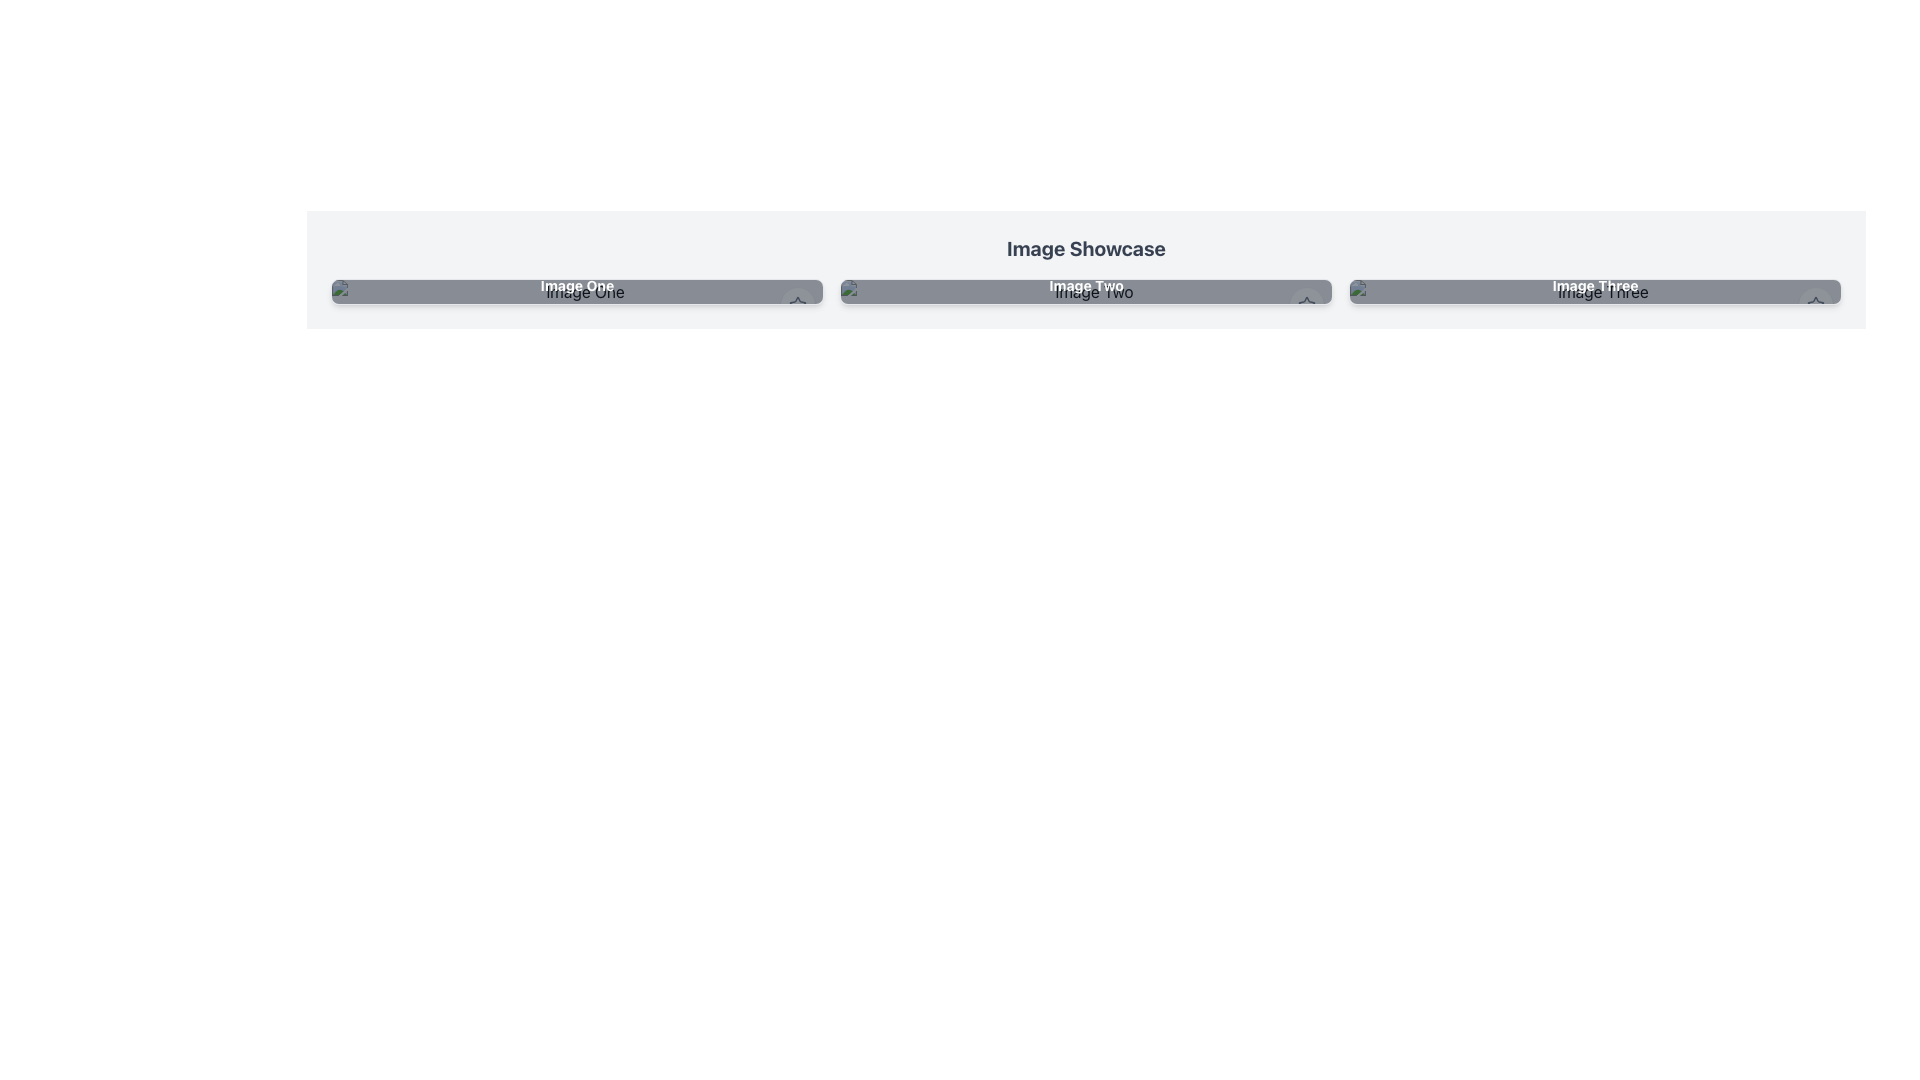  What do you see at coordinates (796, 304) in the screenshot?
I see `the star icon located in the upper-right corner of the 'Image One' component, which has a rounded design and a gray outline within a circular white background` at bounding box center [796, 304].